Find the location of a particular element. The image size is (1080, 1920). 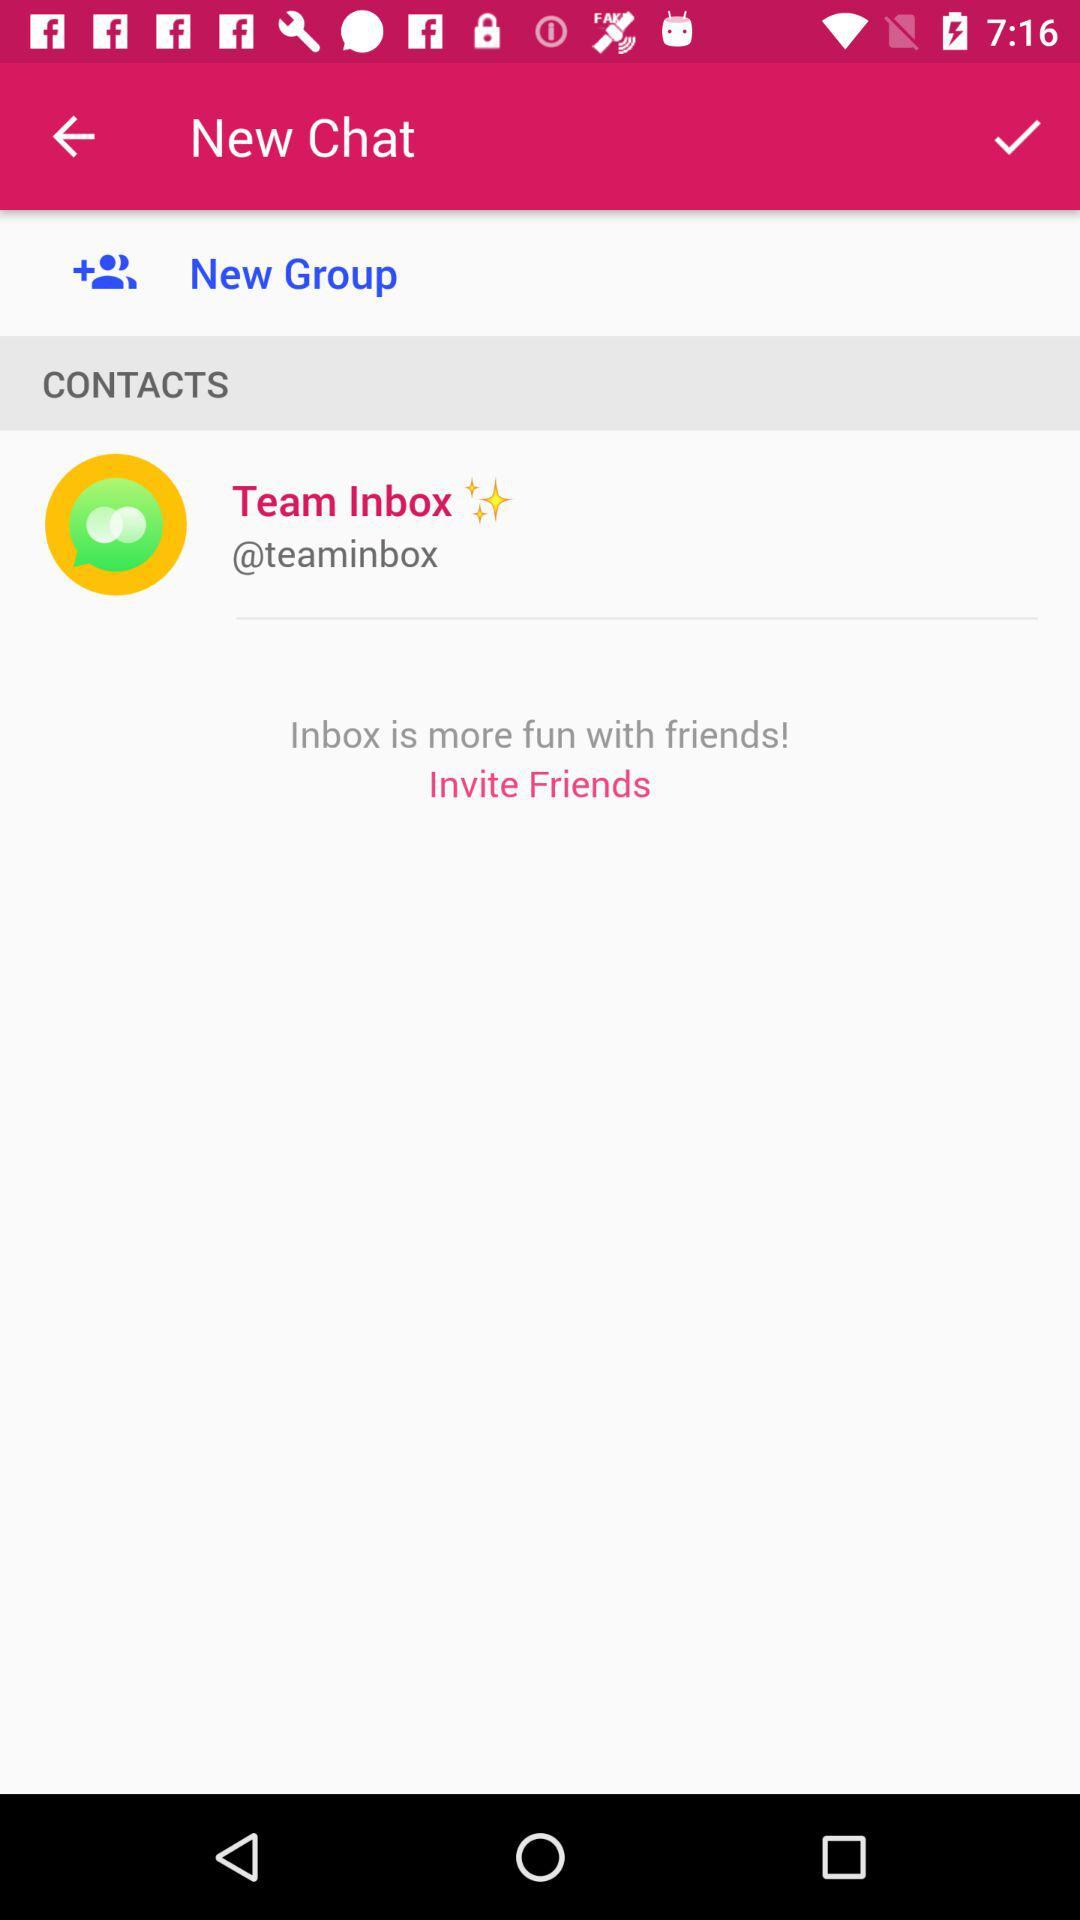

icon to the left of new group icon is located at coordinates (72, 135).